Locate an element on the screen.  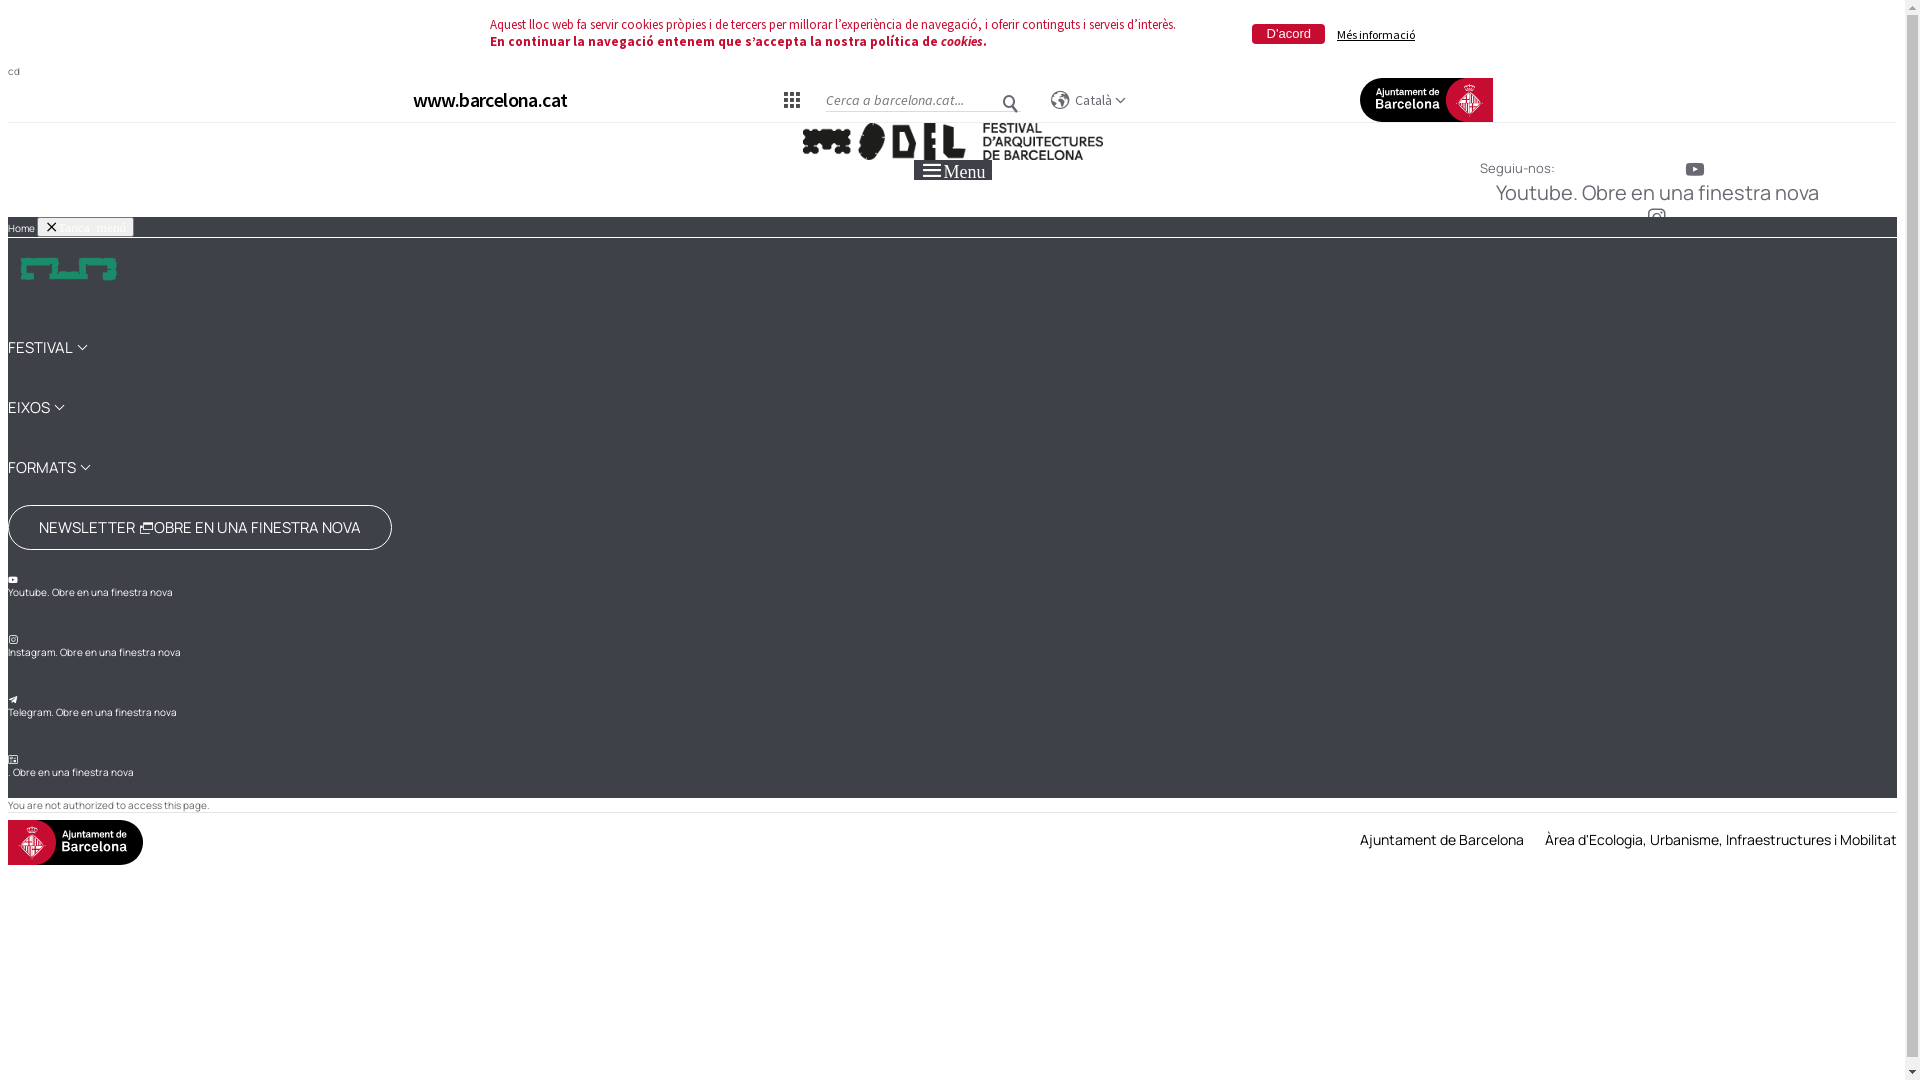
'Ajuntament de Barcelona' is located at coordinates (1441, 839).